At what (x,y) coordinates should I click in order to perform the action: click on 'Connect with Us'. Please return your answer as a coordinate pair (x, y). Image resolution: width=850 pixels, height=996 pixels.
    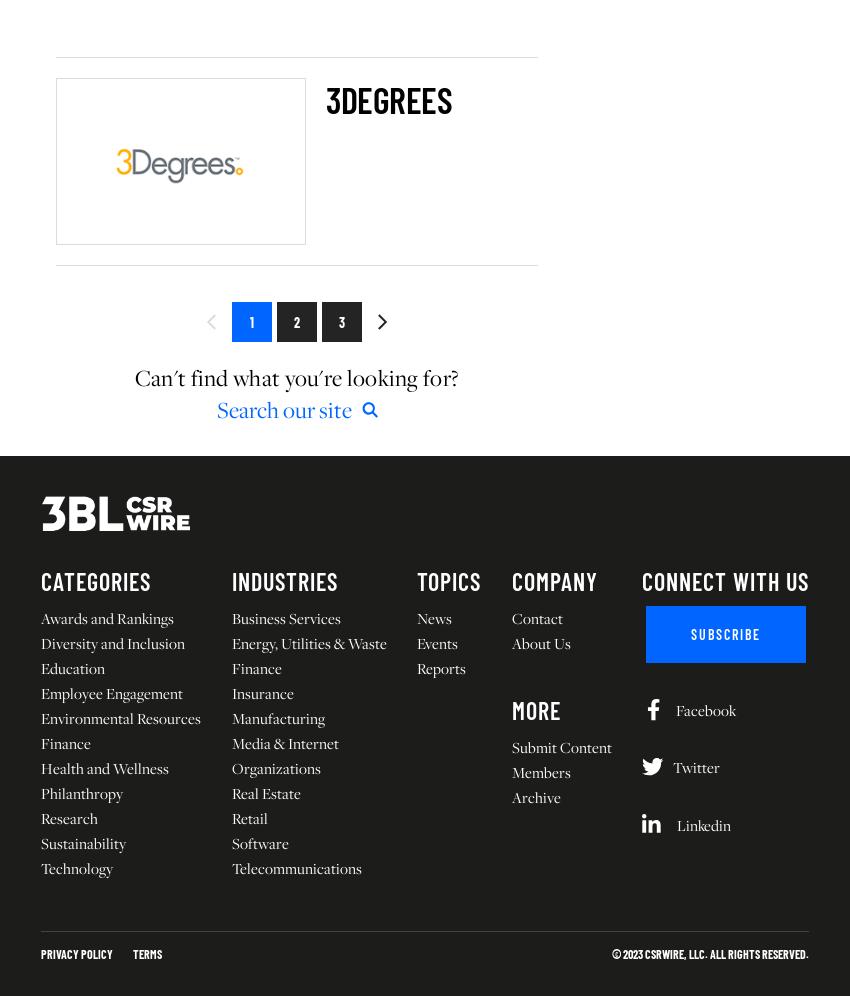
    Looking at the image, I should click on (725, 579).